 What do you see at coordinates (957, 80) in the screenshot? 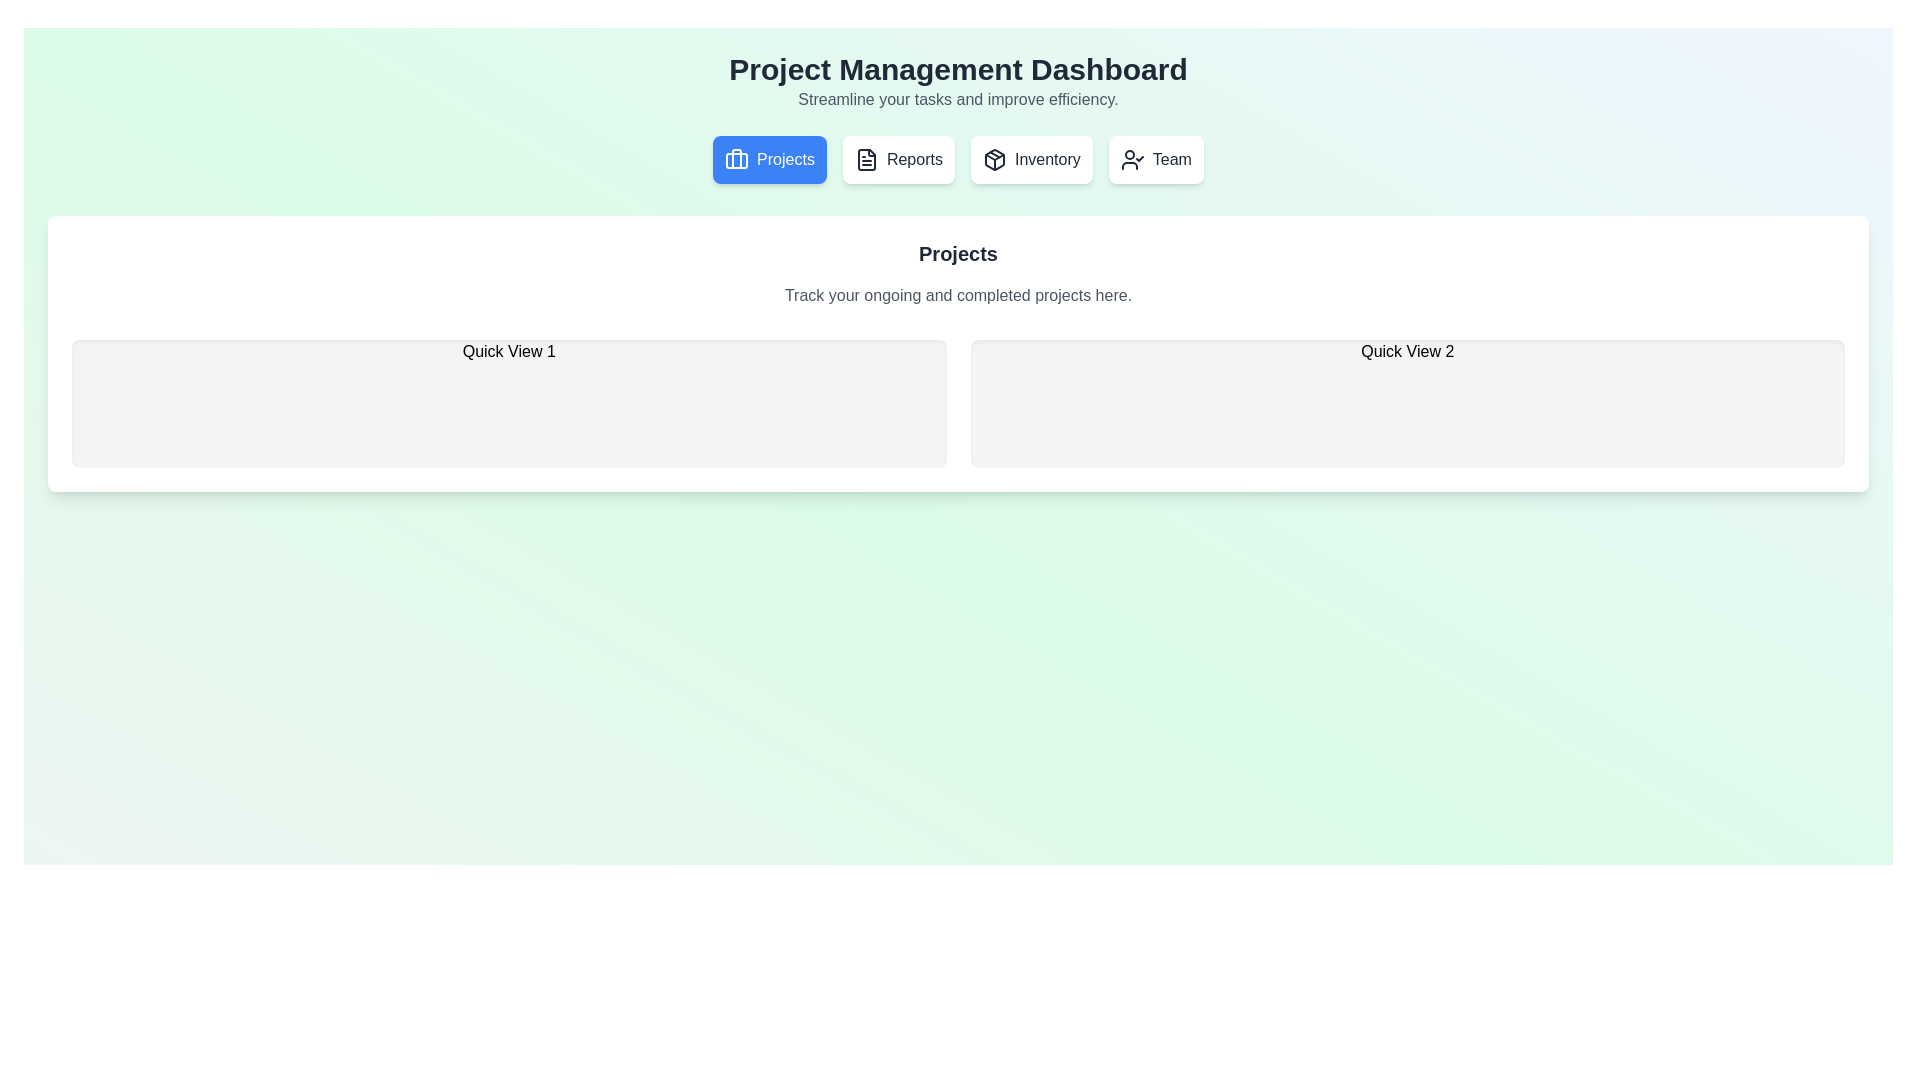
I see `the Text Content Block located at the top of the interface, which serves as the title and introductory statement for the page` at bounding box center [957, 80].